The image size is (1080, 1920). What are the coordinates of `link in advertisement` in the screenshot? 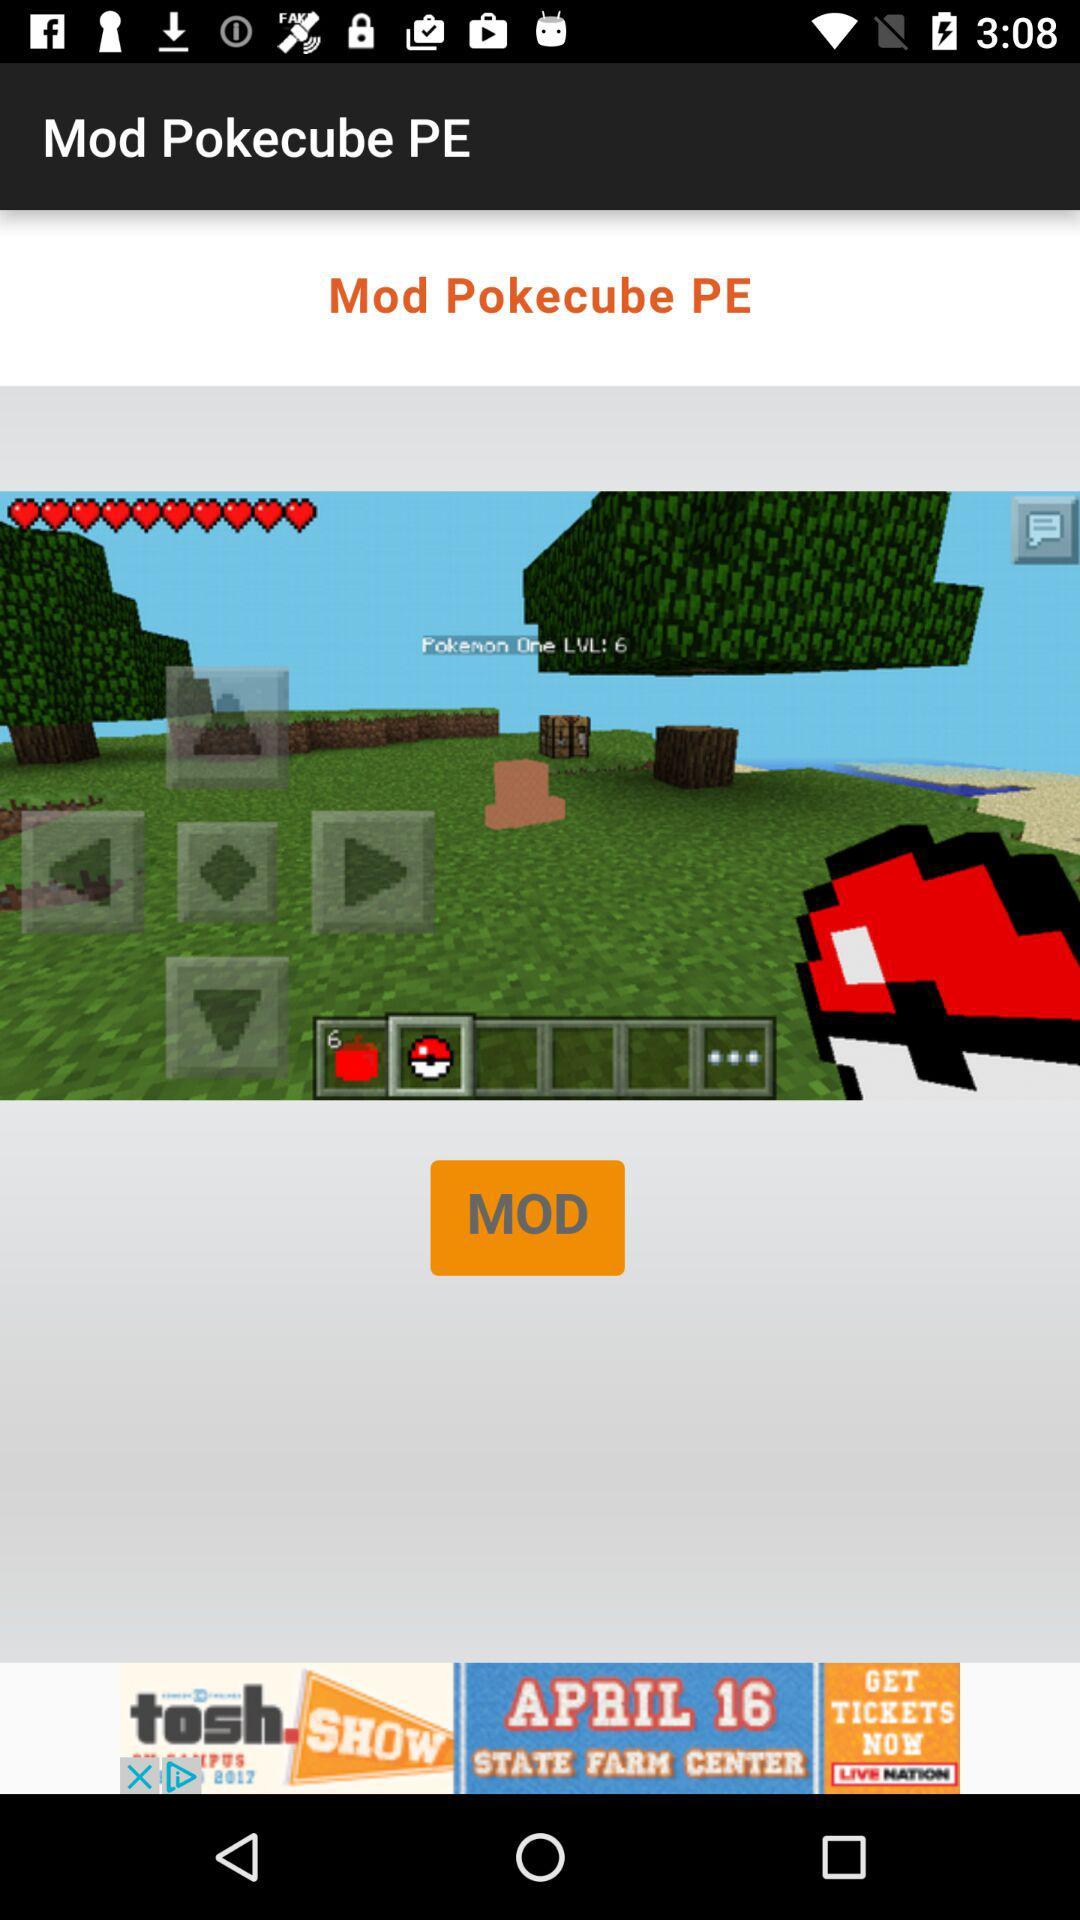 It's located at (540, 1727).